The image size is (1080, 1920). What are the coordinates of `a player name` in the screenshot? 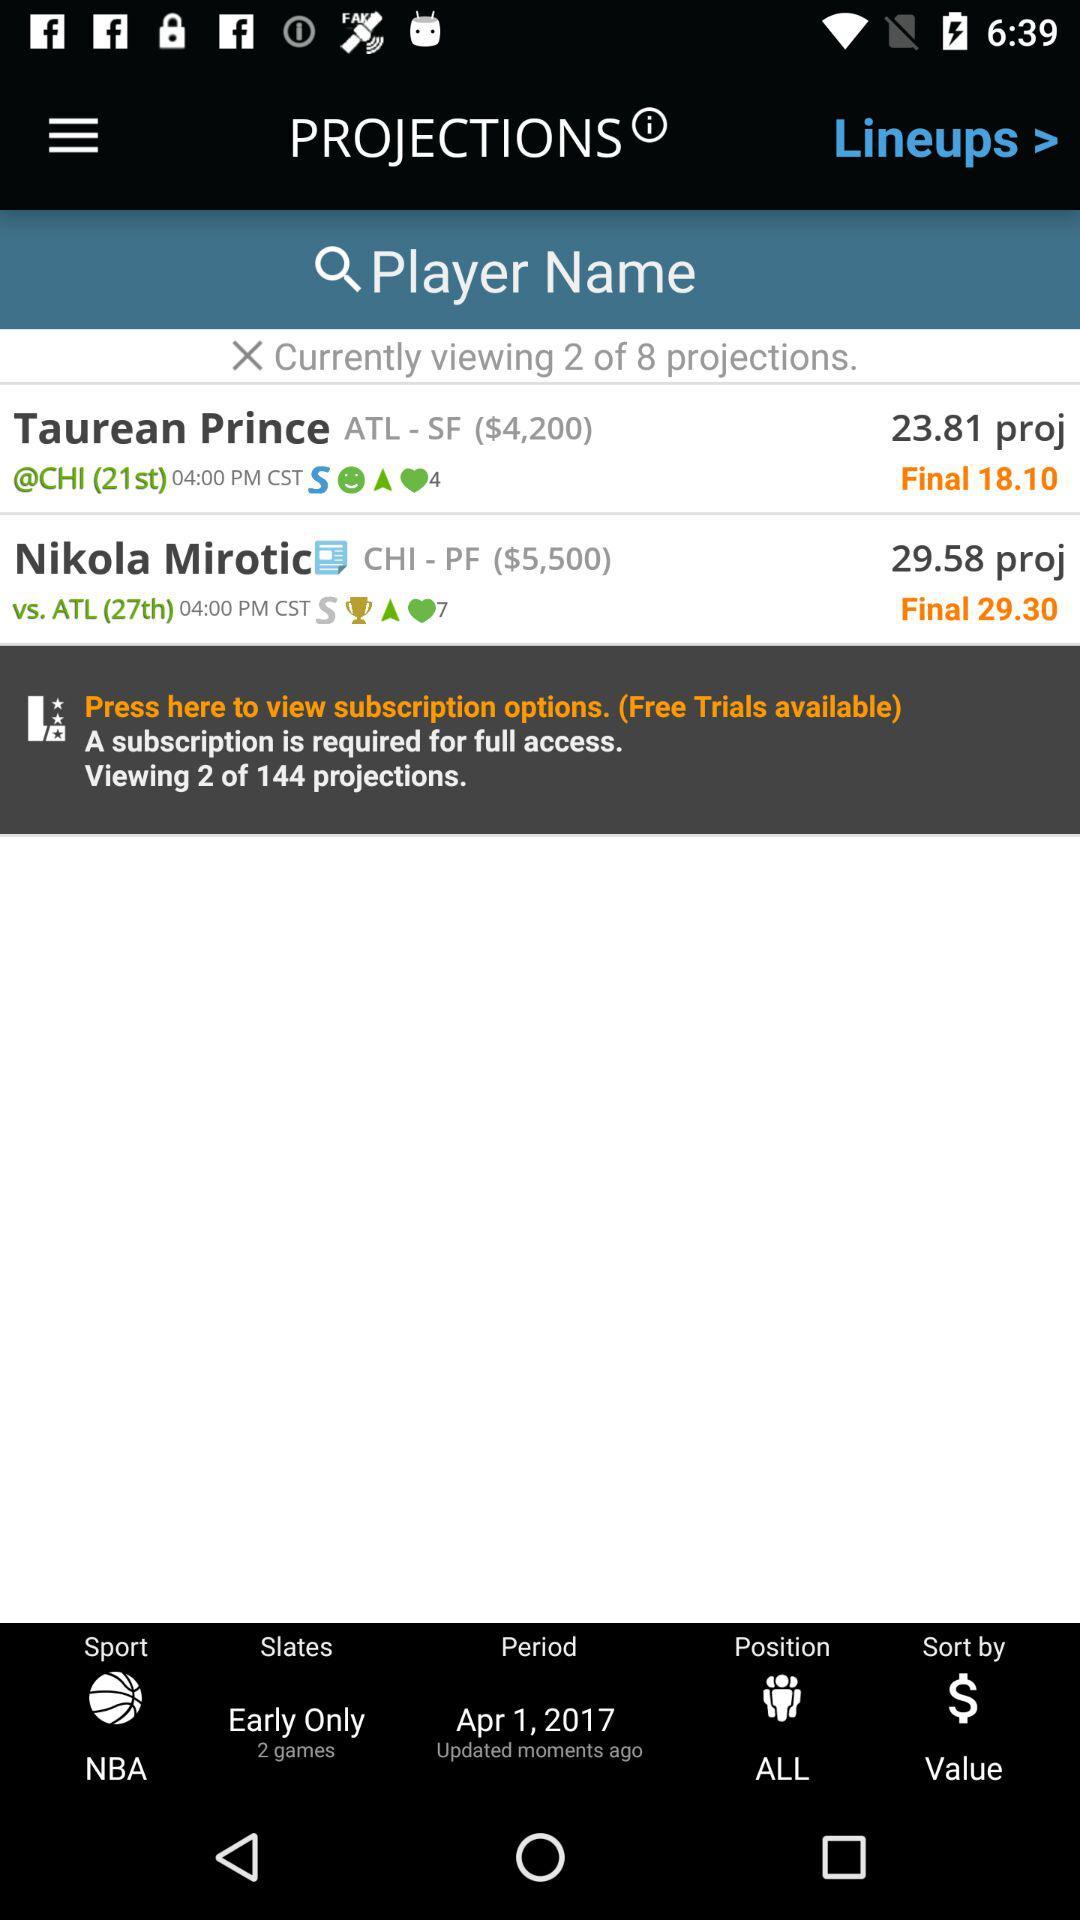 It's located at (500, 268).